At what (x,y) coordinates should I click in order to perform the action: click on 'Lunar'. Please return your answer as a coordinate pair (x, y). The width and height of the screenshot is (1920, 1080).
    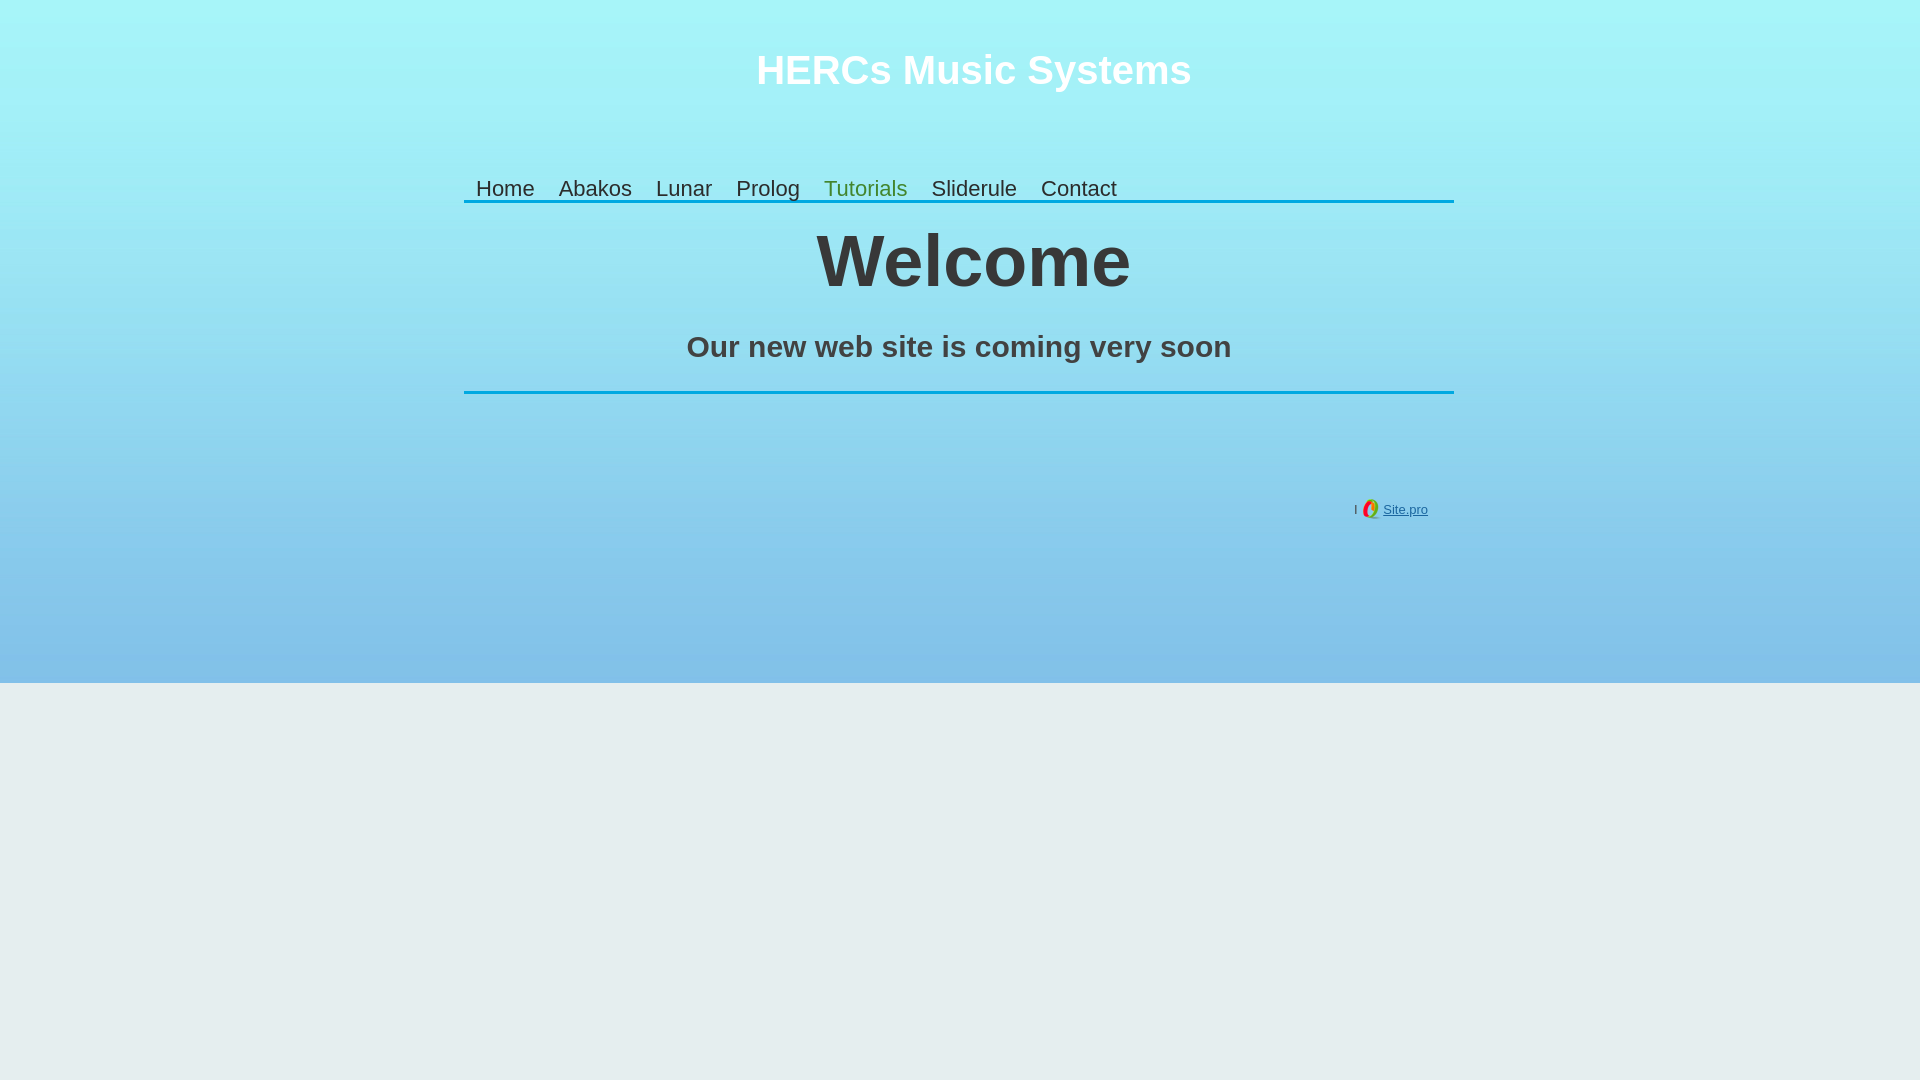
    Looking at the image, I should click on (653, 189).